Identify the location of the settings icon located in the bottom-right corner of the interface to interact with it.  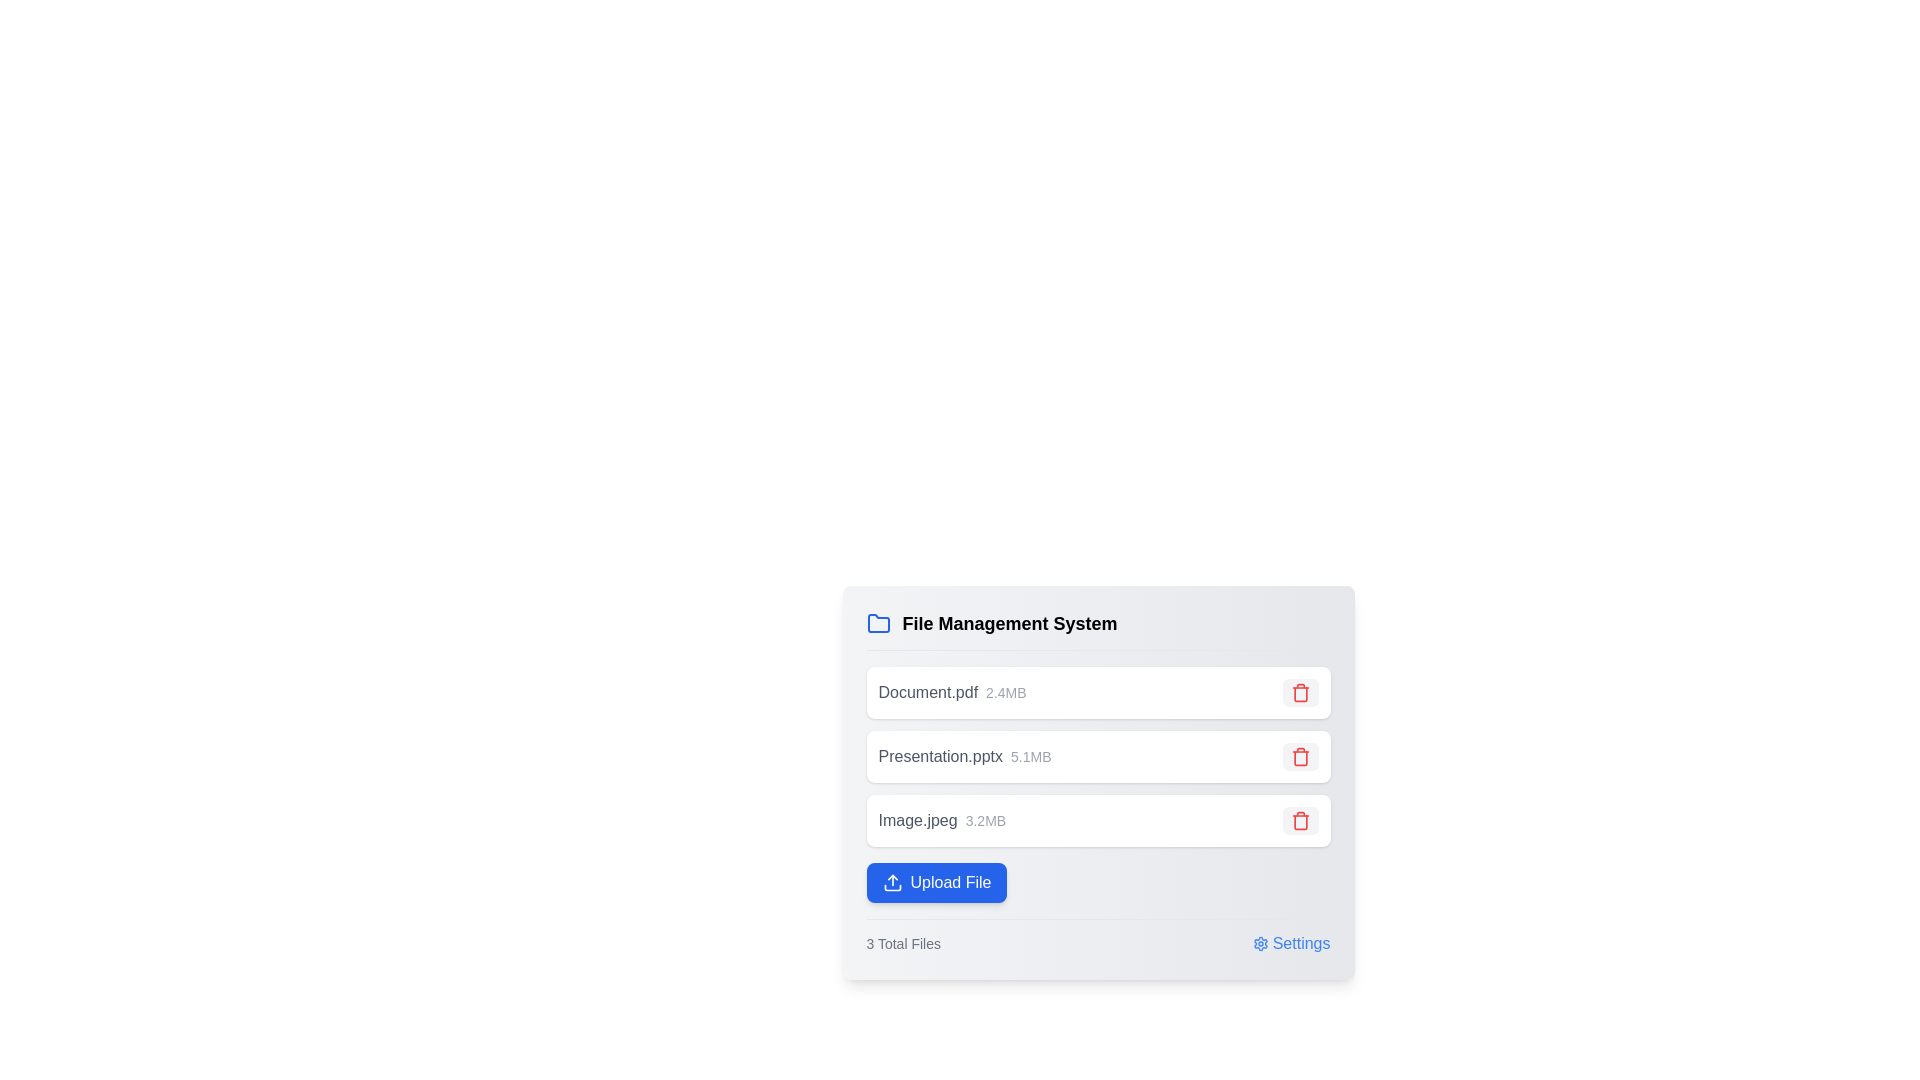
(1259, 944).